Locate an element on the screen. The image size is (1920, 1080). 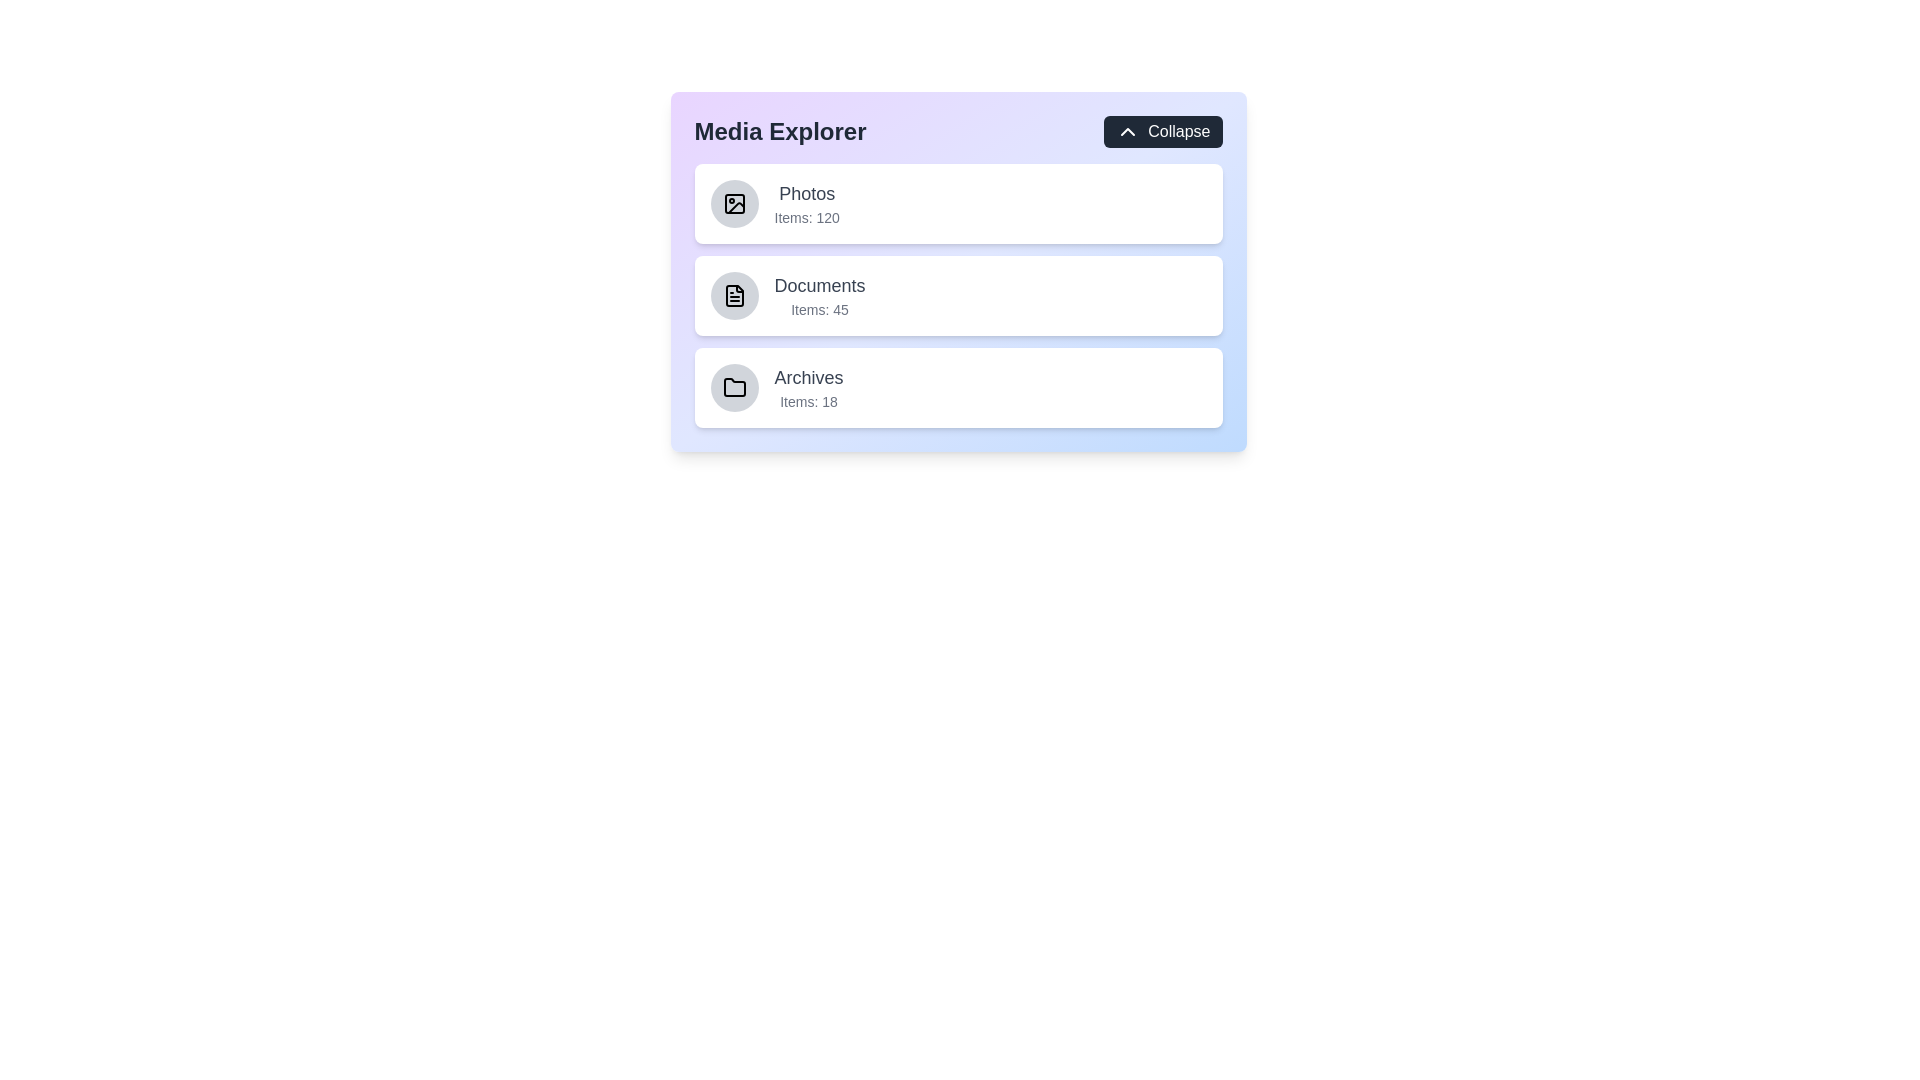
the icon representing the Photos category is located at coordinates (733, 204).